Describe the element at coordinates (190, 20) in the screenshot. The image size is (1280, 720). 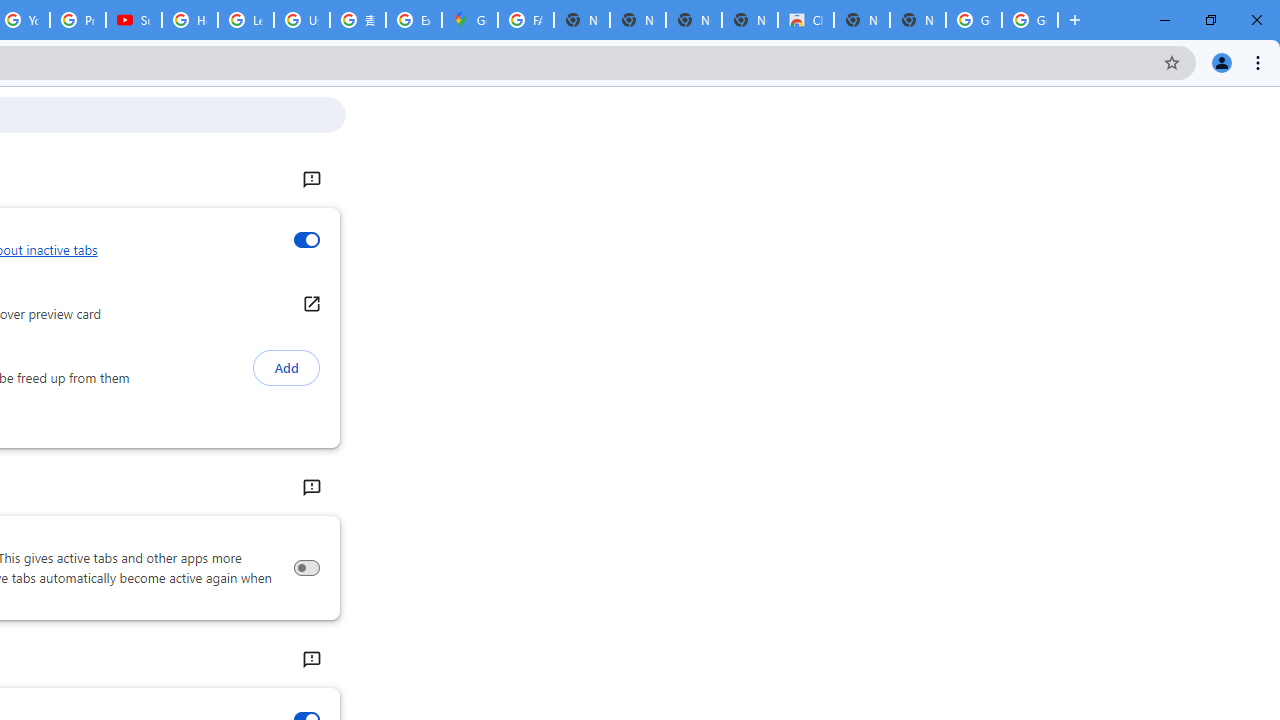
I see `'How Chrome protects your passwords - Google Chrome Help'` at that location.